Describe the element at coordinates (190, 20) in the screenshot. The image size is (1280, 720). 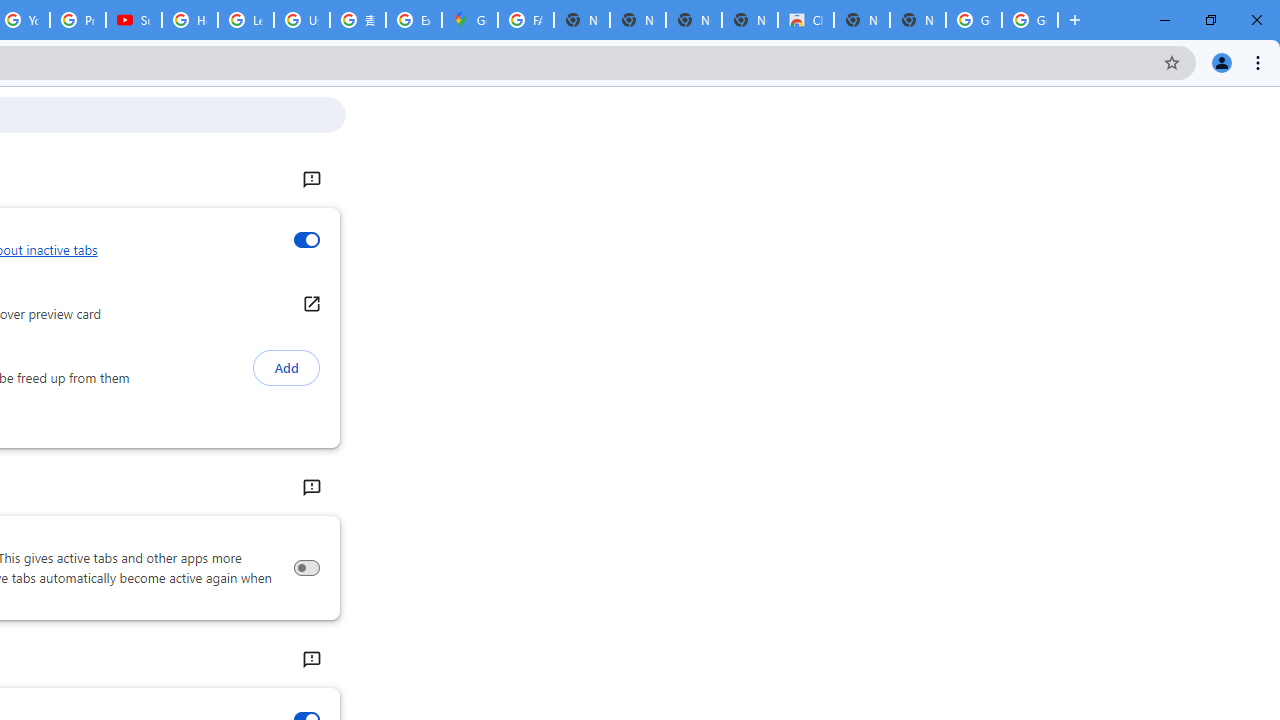
I see `'How Chrome protects your passwords - Google Chrome Help'` at that location.